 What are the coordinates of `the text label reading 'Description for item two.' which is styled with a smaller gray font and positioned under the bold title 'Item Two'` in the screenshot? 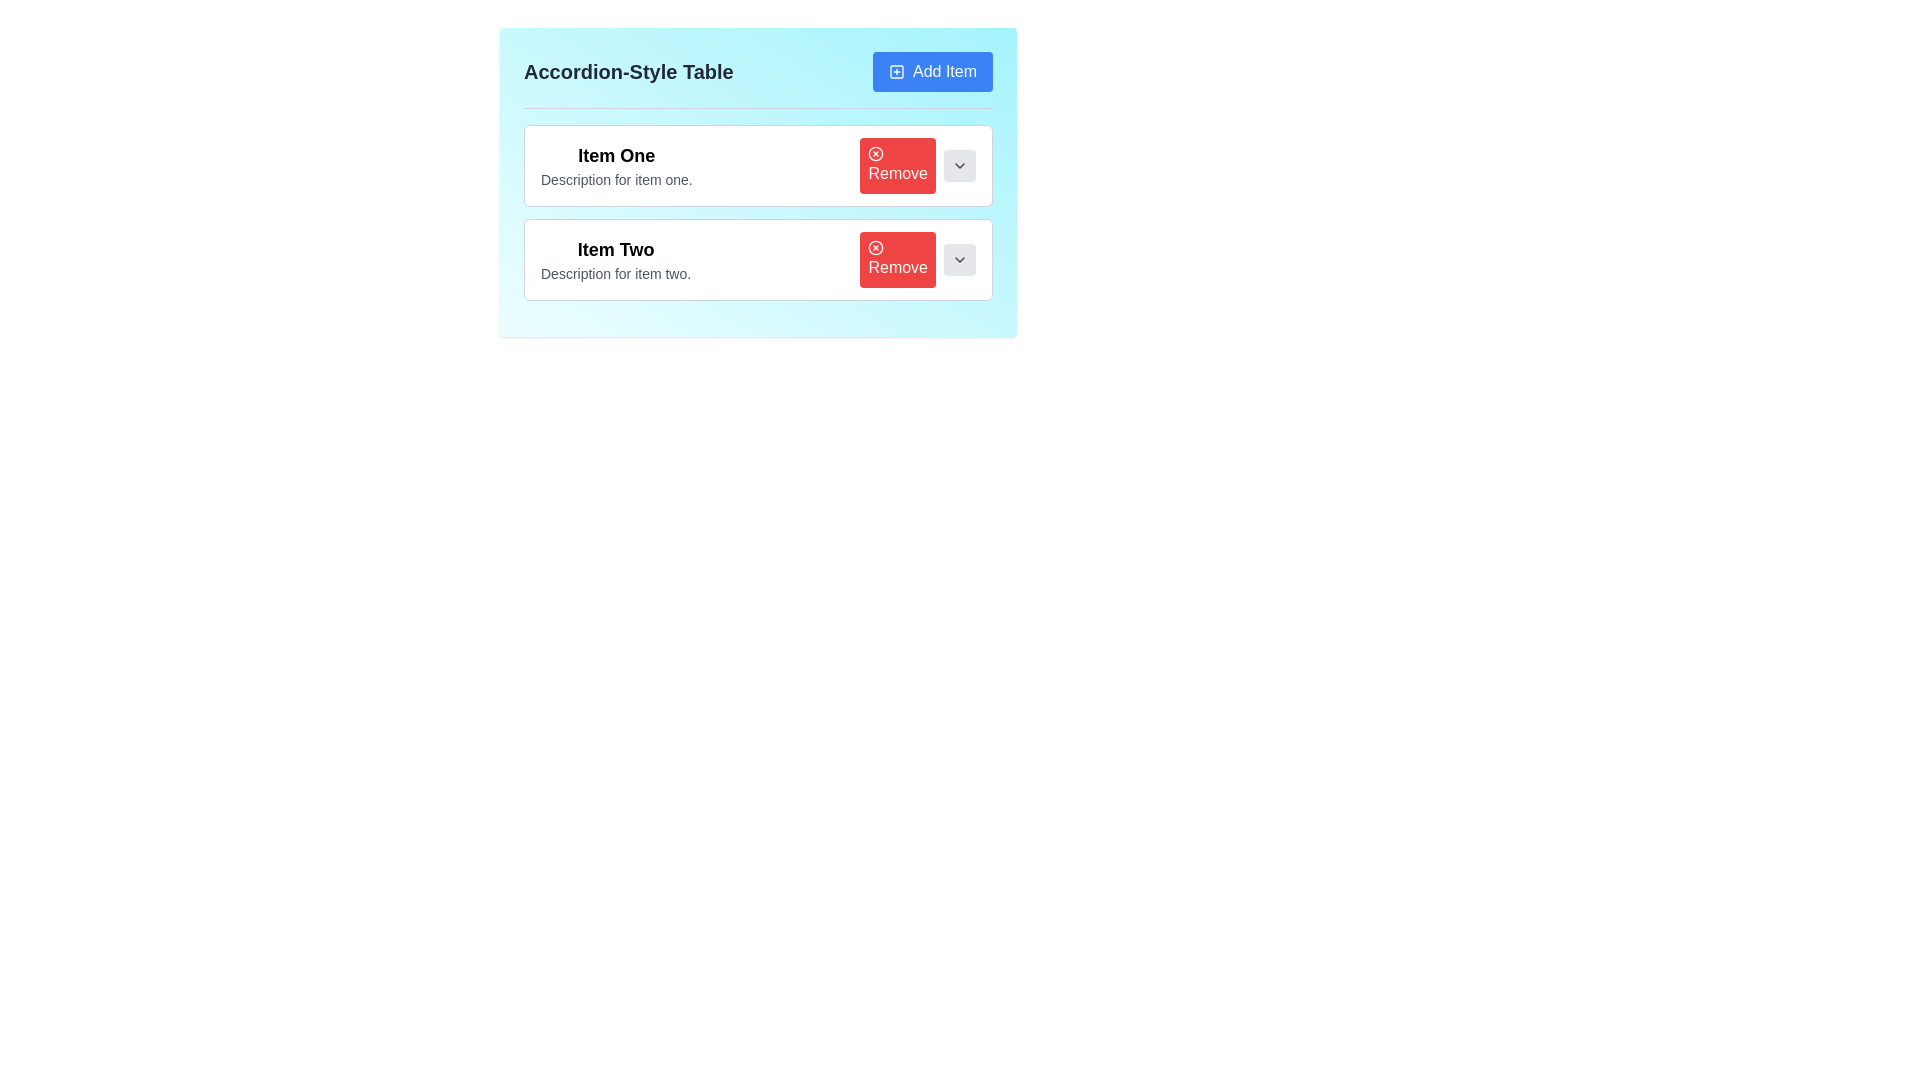 It's located at (615, 273).